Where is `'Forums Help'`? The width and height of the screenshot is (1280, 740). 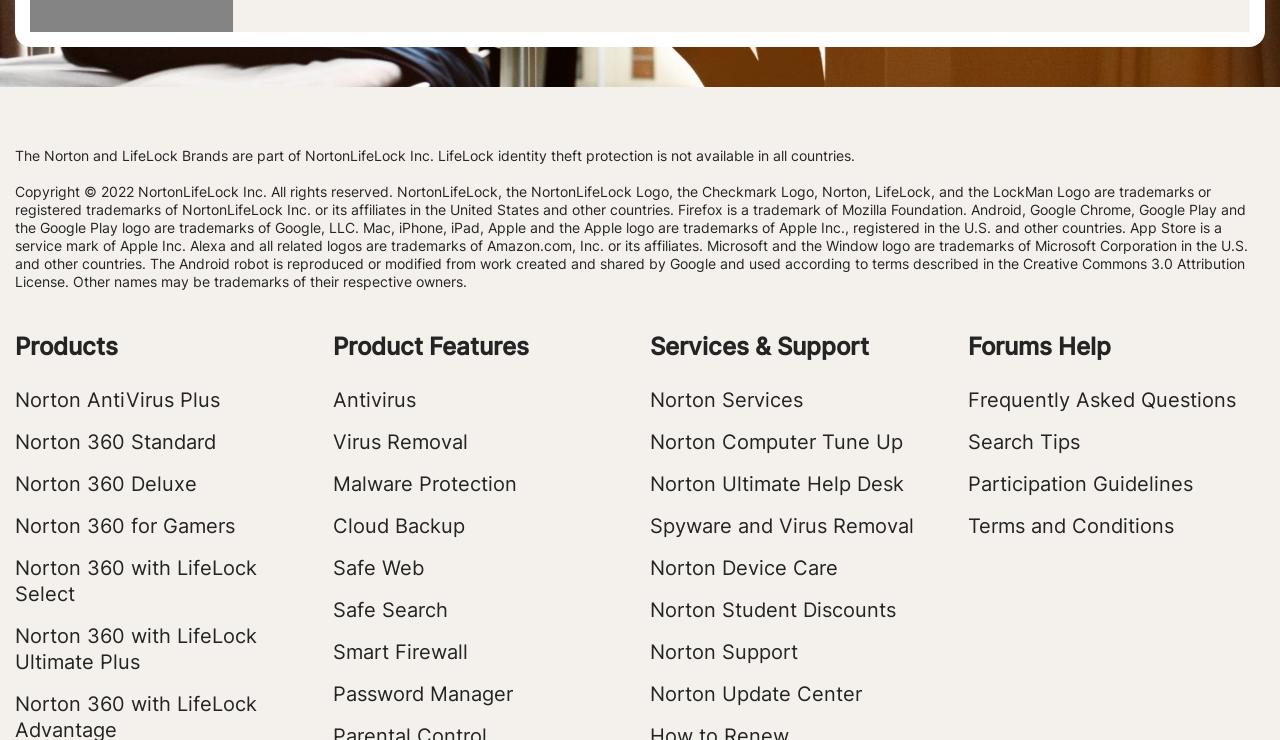
'Forums Help' is located at coordinates (1038, 346).